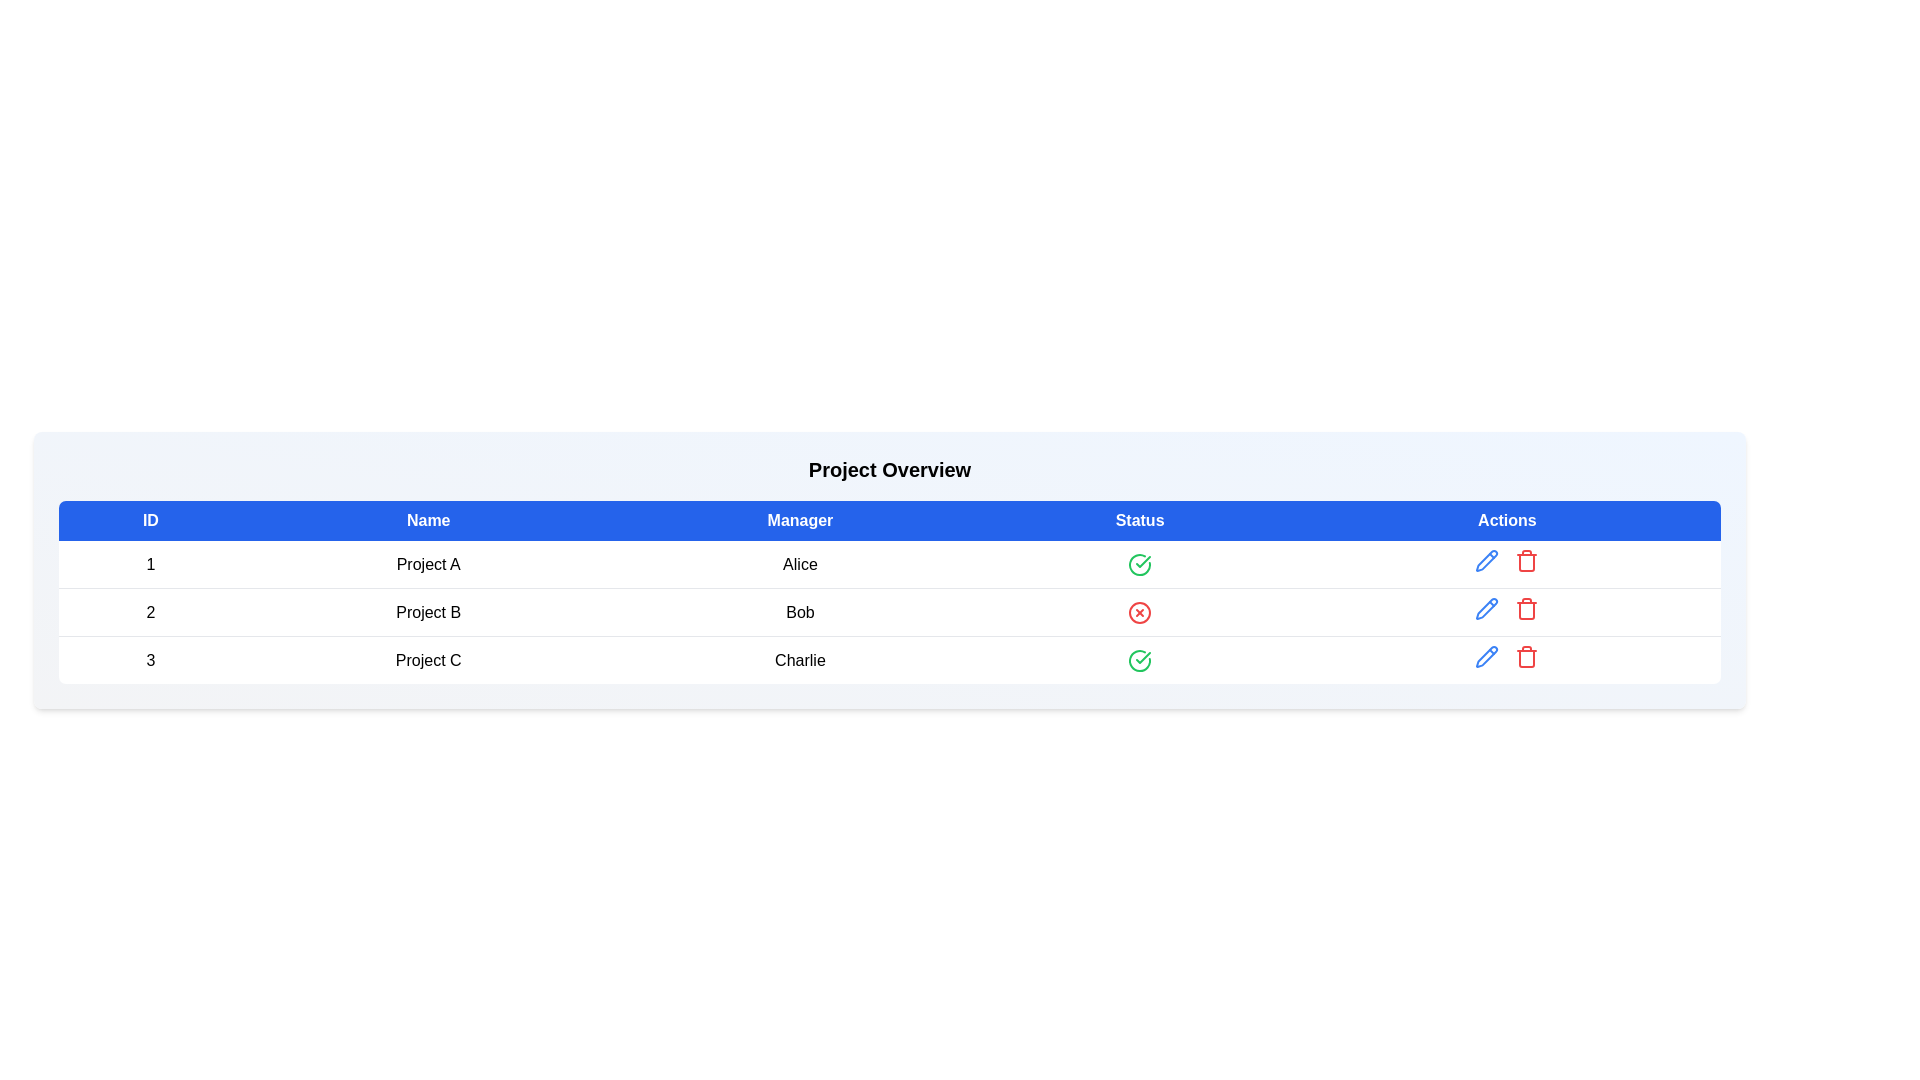  I want to click on the status icon located in the 'Status' column of the first row in the table, which indicates a positive or confirmed state for manager 'Alice' and project 'Project A', so click(1140, 564).